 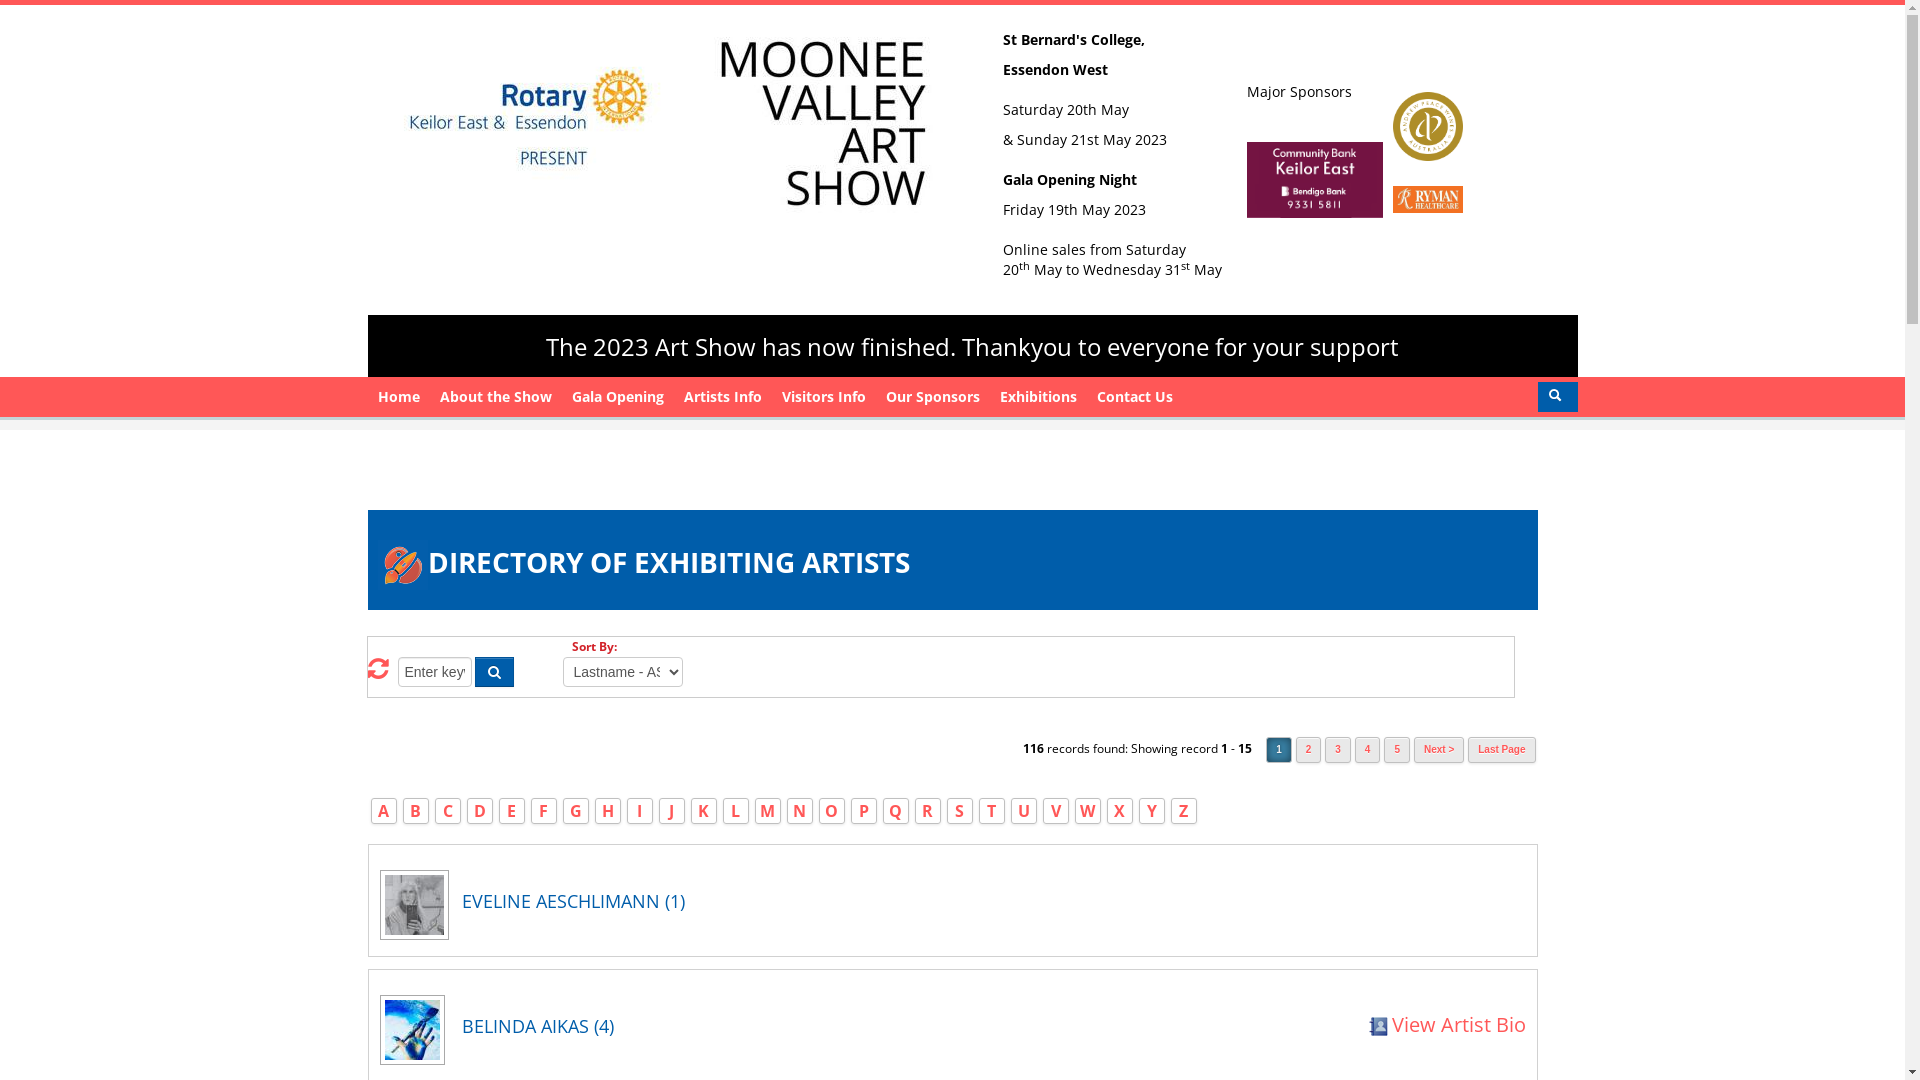 I want to click on 'E', so click(x=511, y=810).